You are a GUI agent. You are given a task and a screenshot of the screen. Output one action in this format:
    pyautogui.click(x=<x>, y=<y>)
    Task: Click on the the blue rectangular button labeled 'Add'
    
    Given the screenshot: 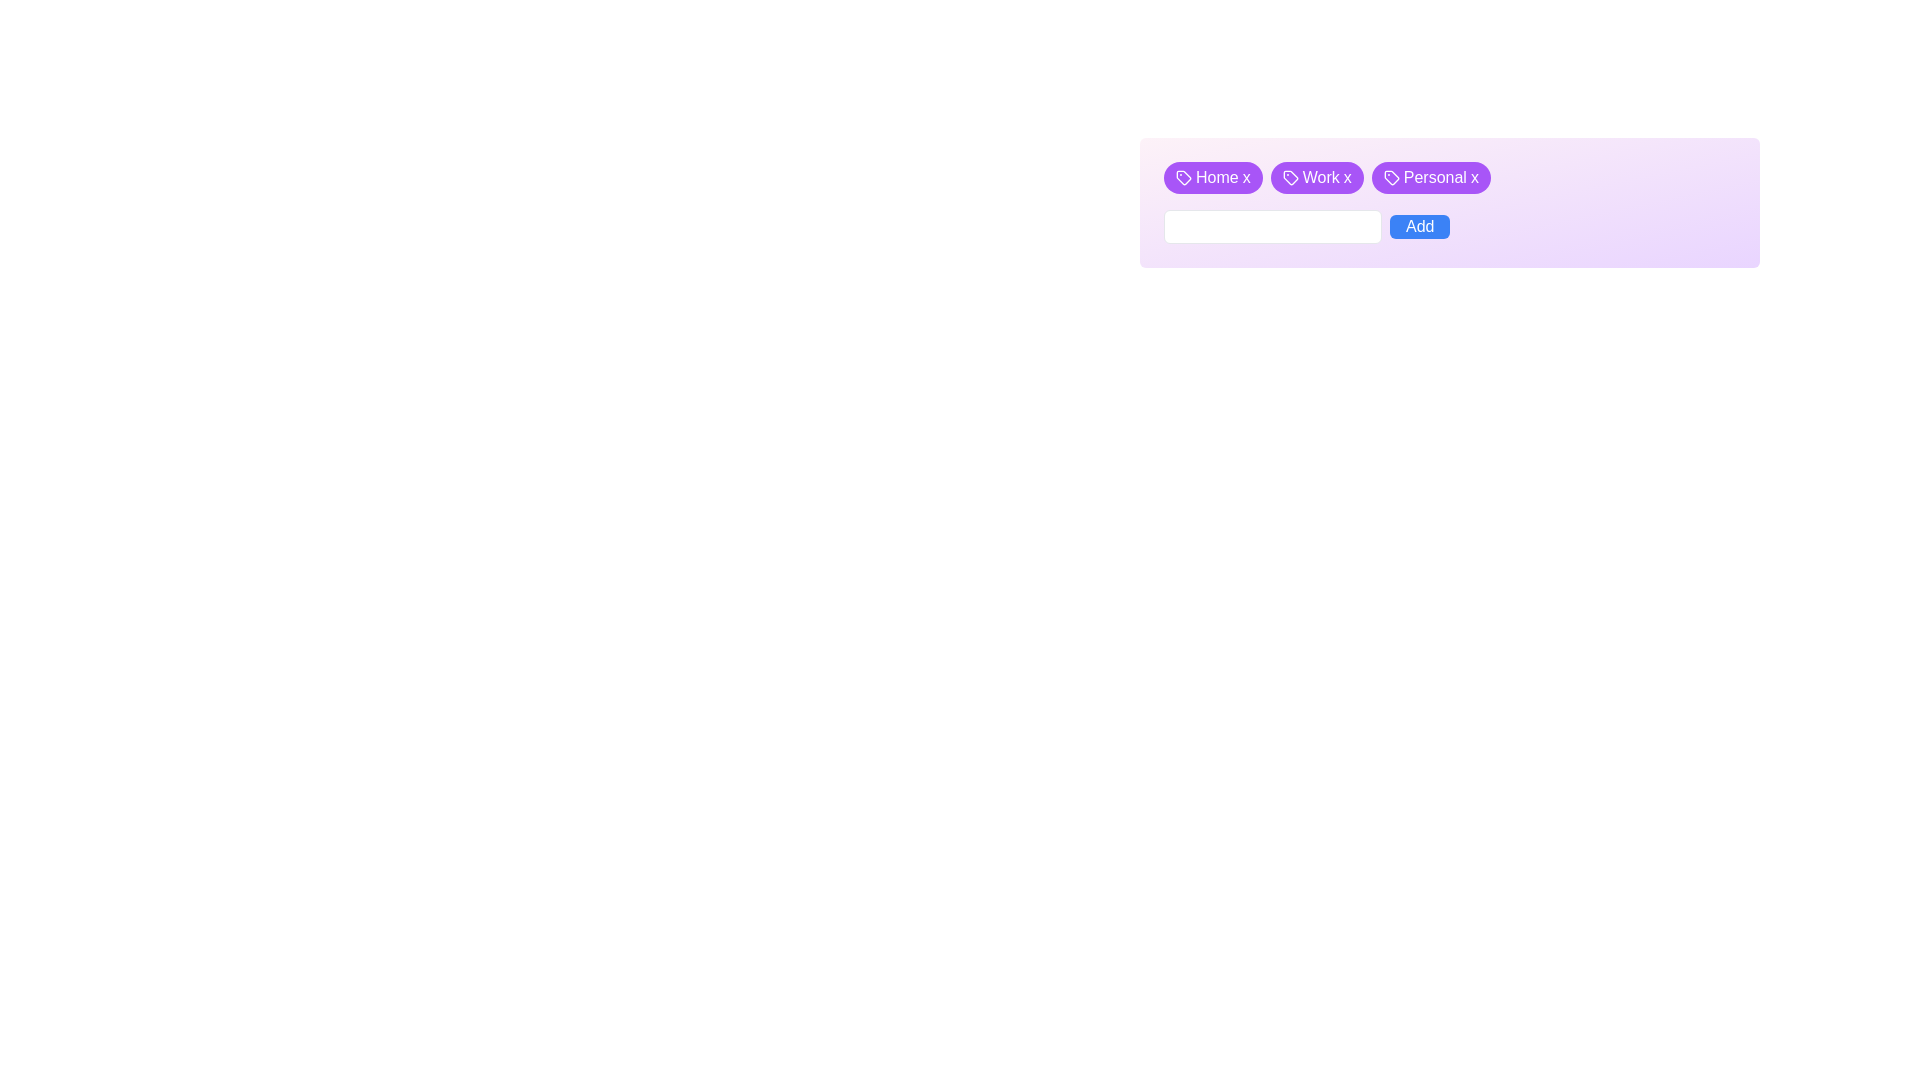 What is the action you would take?
    pyautogui.click(x=1449, y=226)
    